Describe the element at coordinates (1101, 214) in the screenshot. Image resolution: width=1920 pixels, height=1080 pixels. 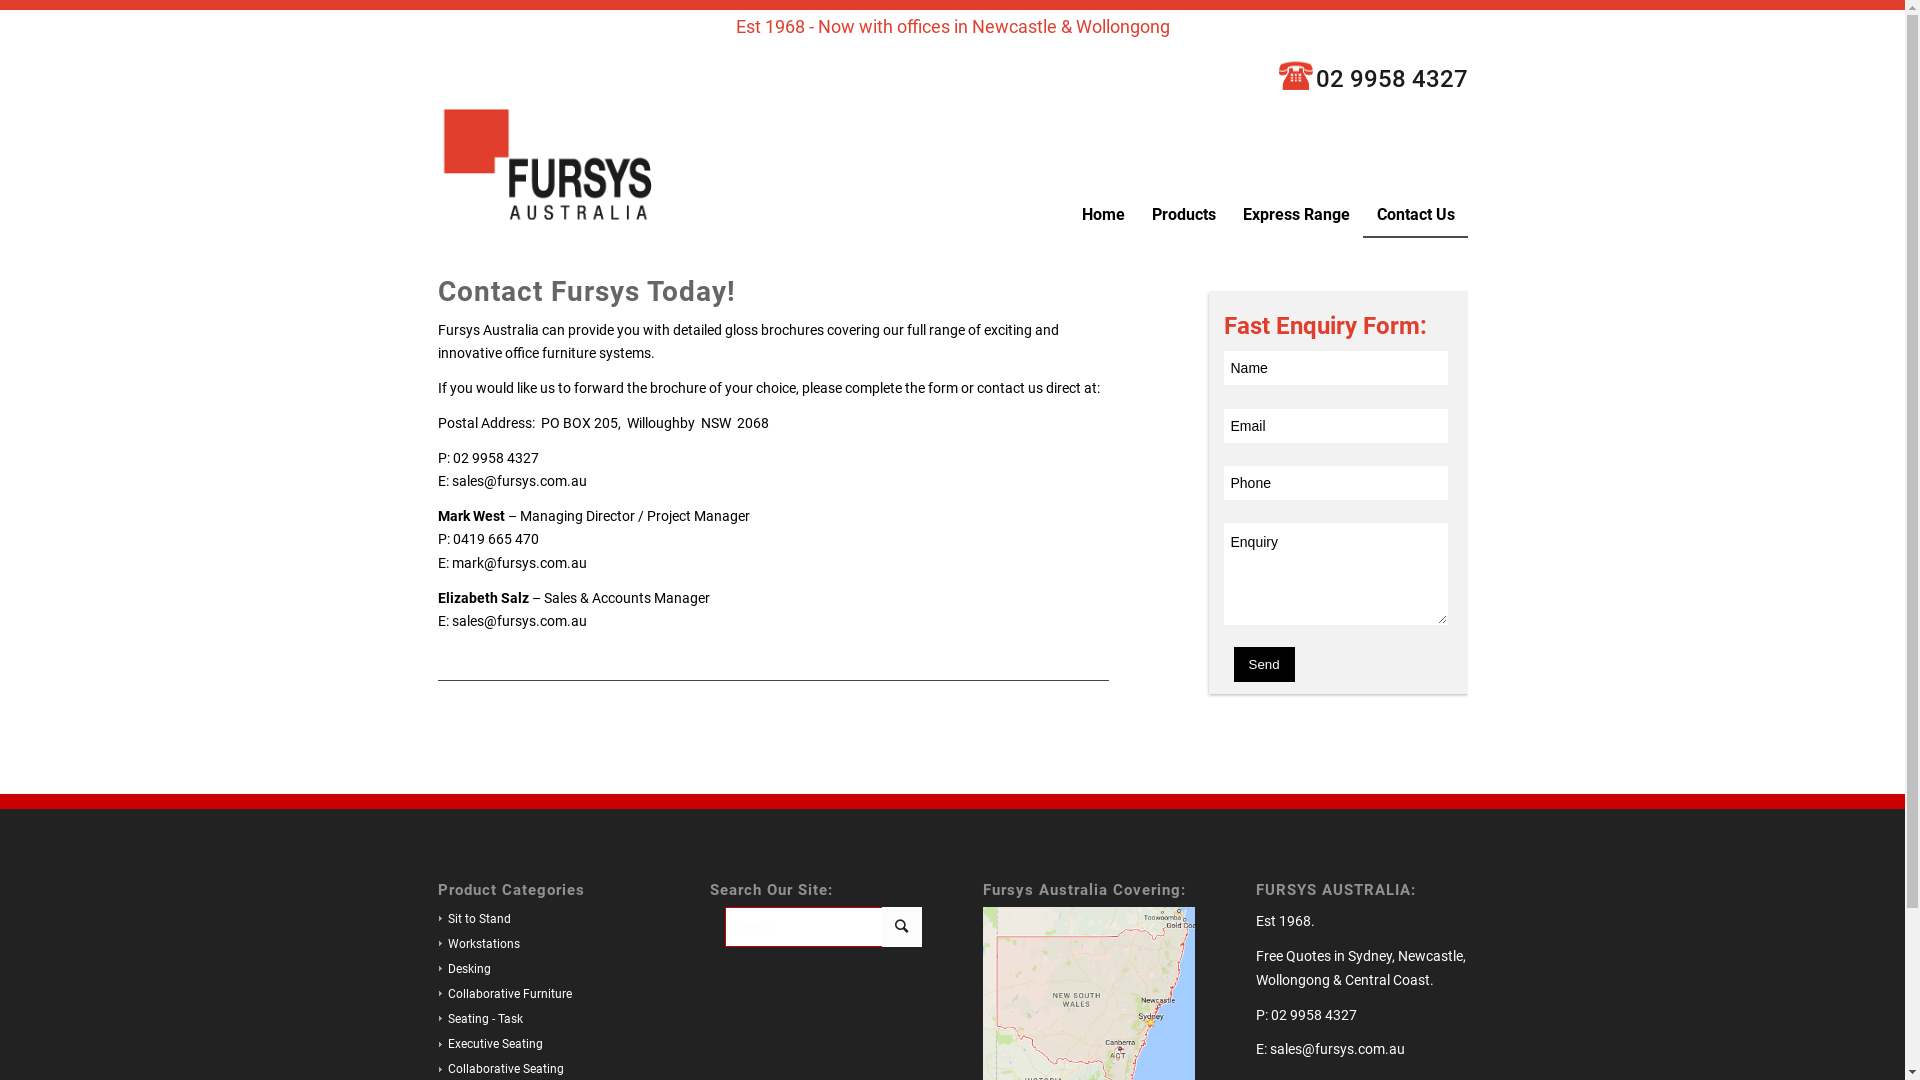
I see `'Home'` at that location.